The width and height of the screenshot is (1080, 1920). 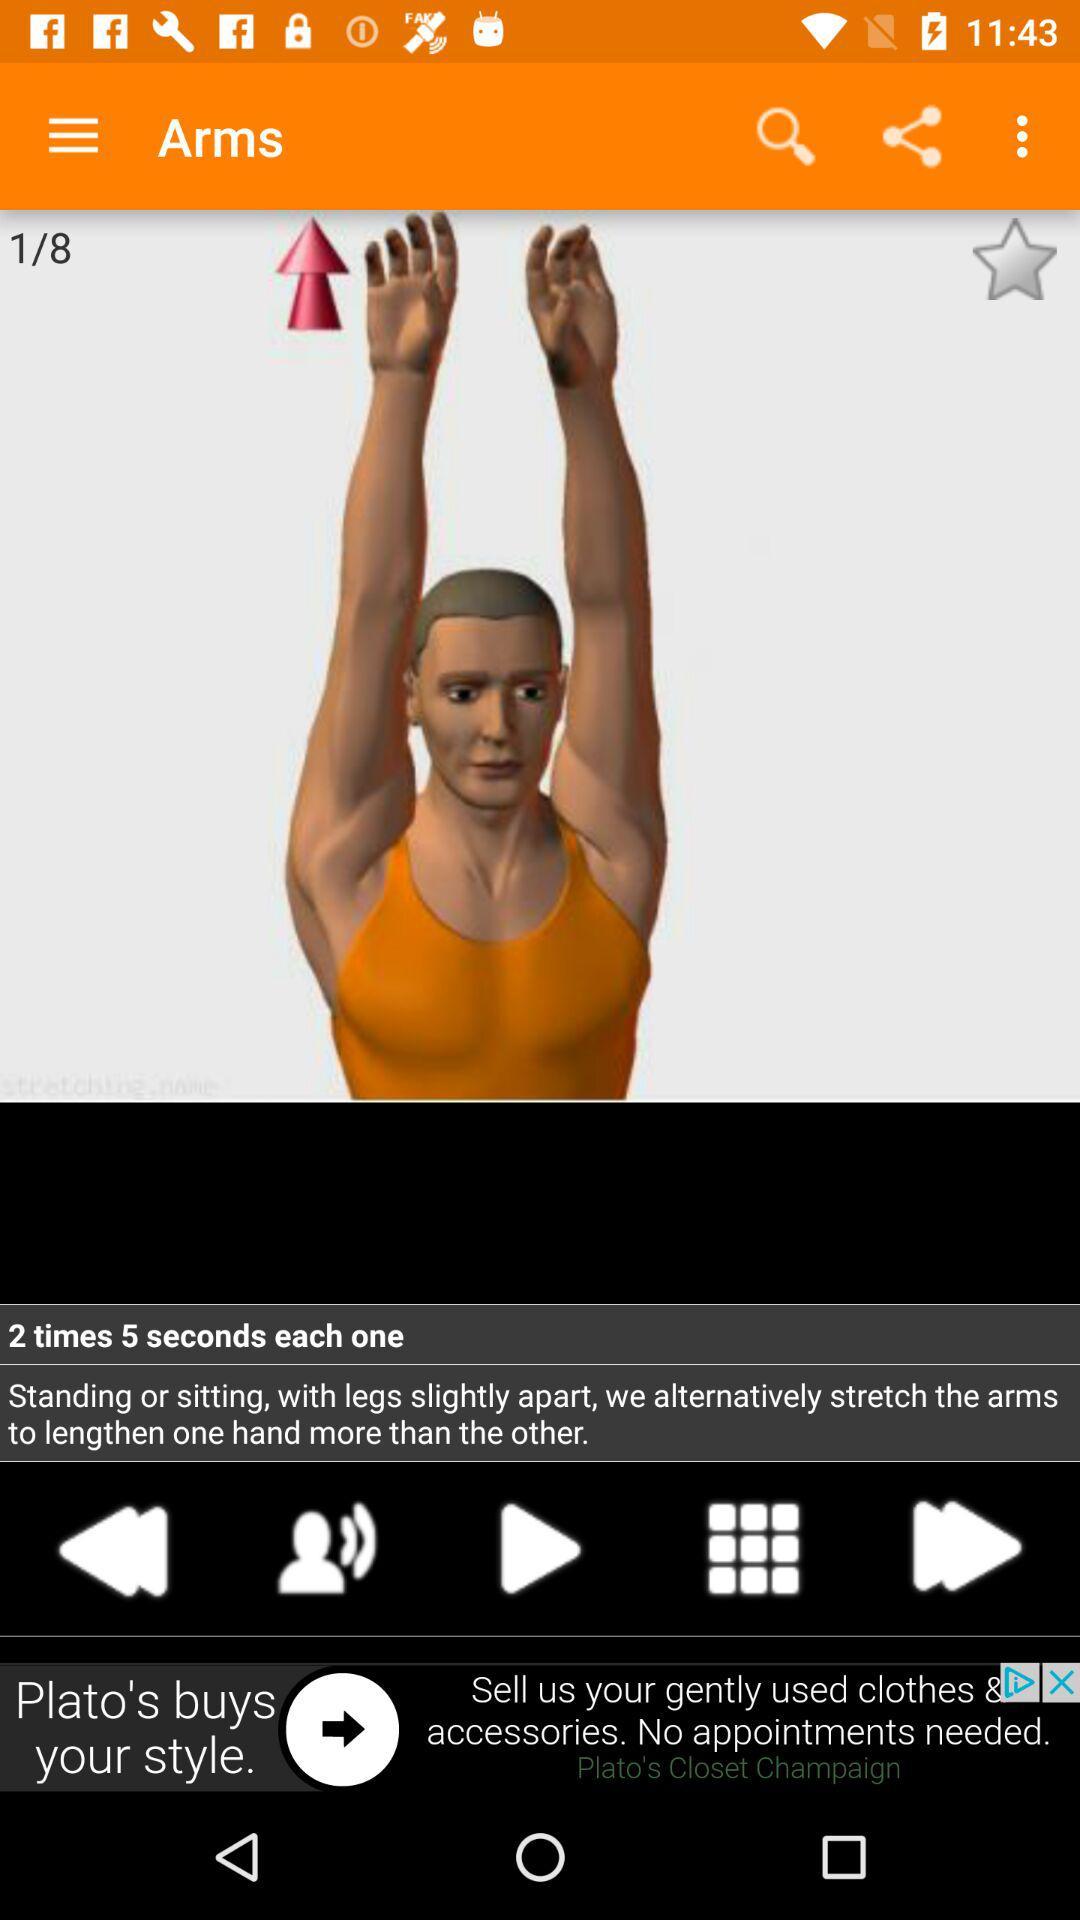 What do you see at coordinates (326, 1547) in the screenshot?
I see `repeat speech` at bounding box center [326, 1547].